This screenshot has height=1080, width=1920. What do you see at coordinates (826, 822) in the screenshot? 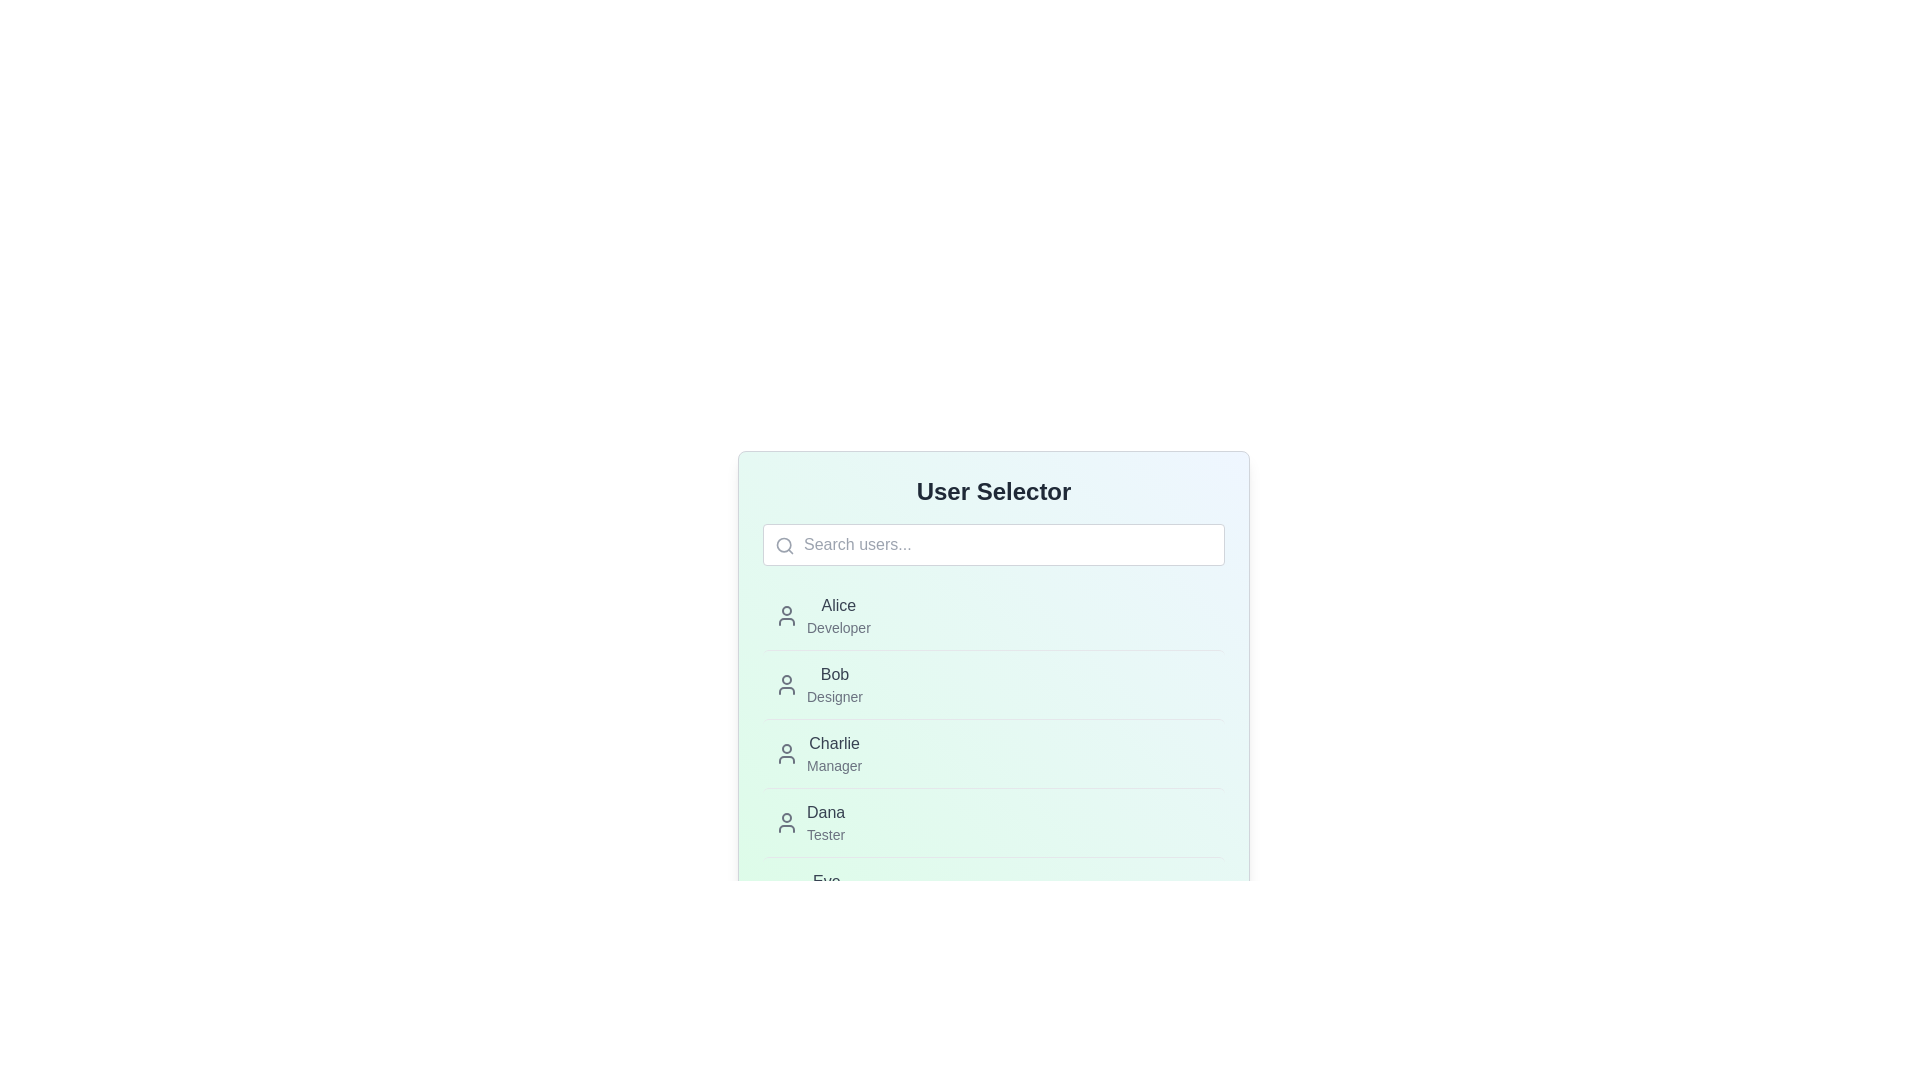
I see `the label displaying the user entry 'Dana Tester', which is positioned in the list between 'Charlie Manager' above and 'Eve' below, and aligns with a user profile icon on the left` at bounding box center [826, 822].